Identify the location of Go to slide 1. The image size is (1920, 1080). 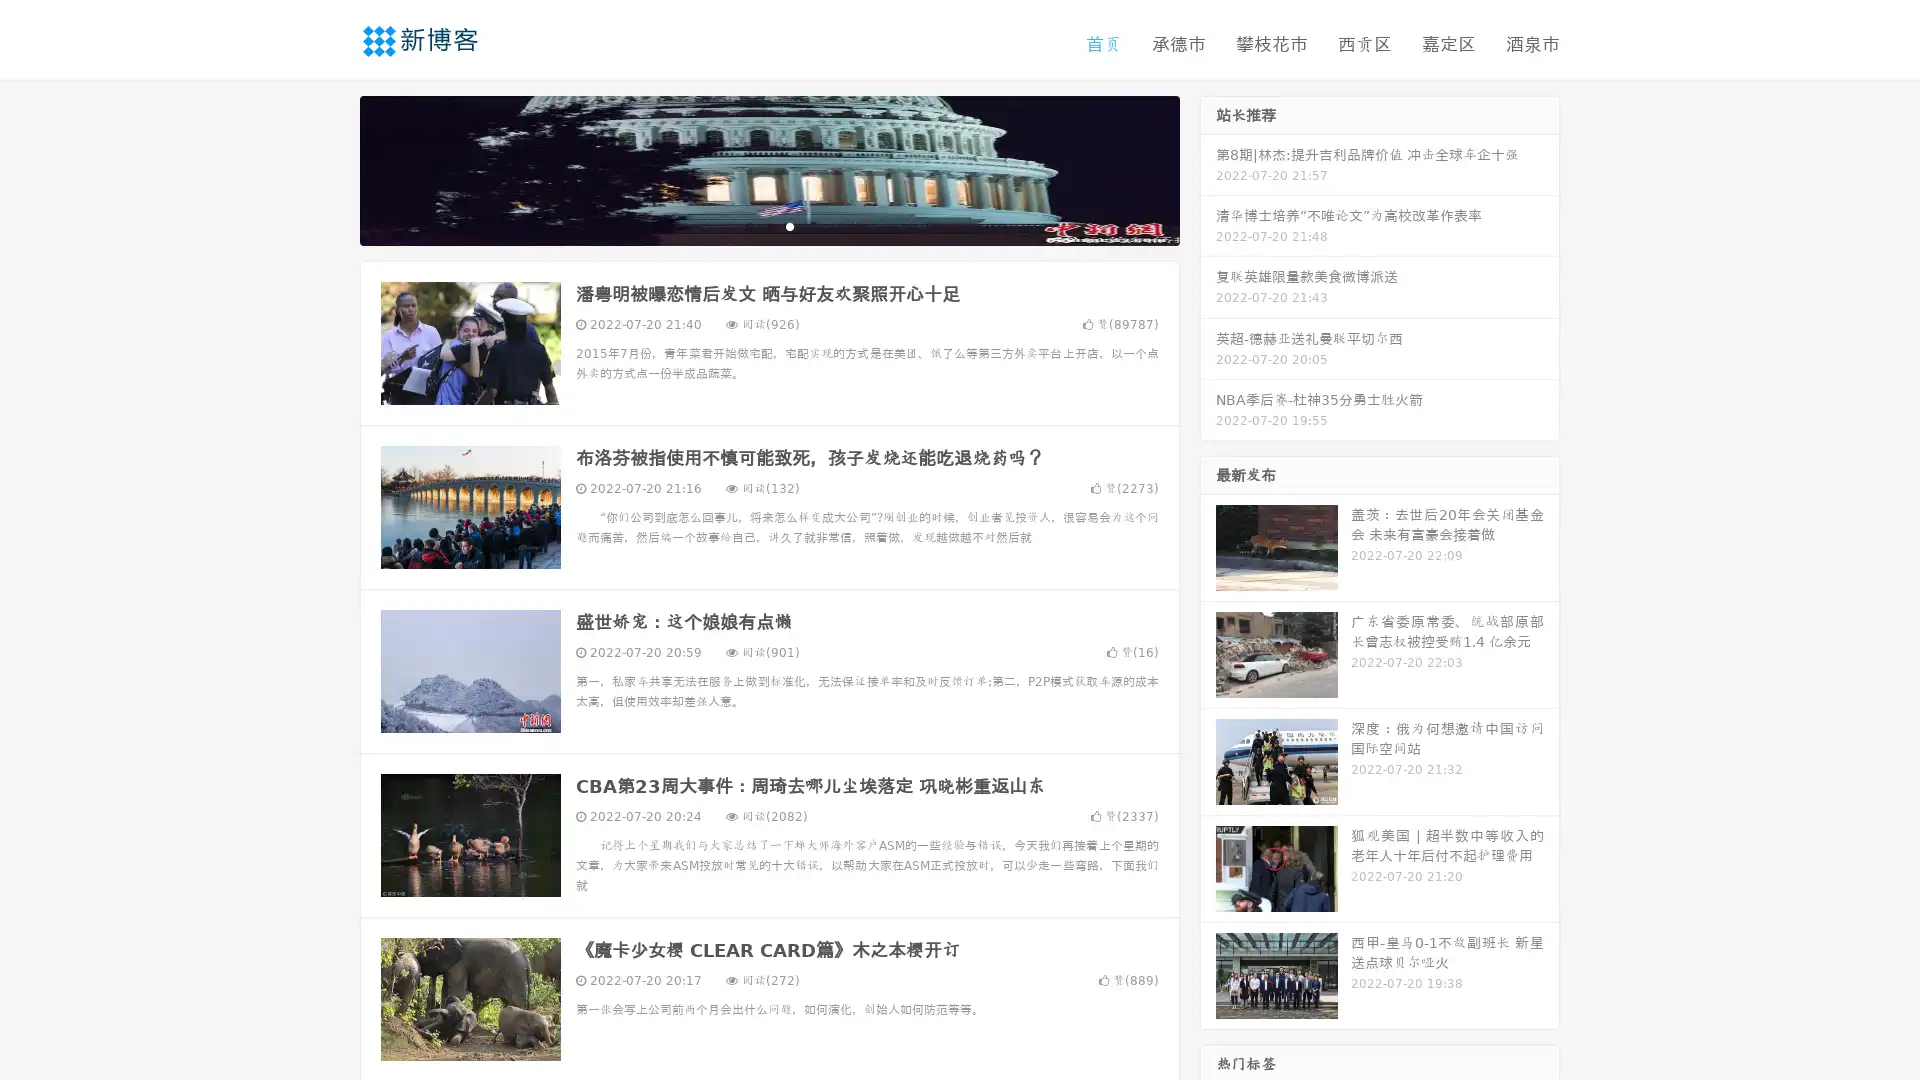
(748, 225).